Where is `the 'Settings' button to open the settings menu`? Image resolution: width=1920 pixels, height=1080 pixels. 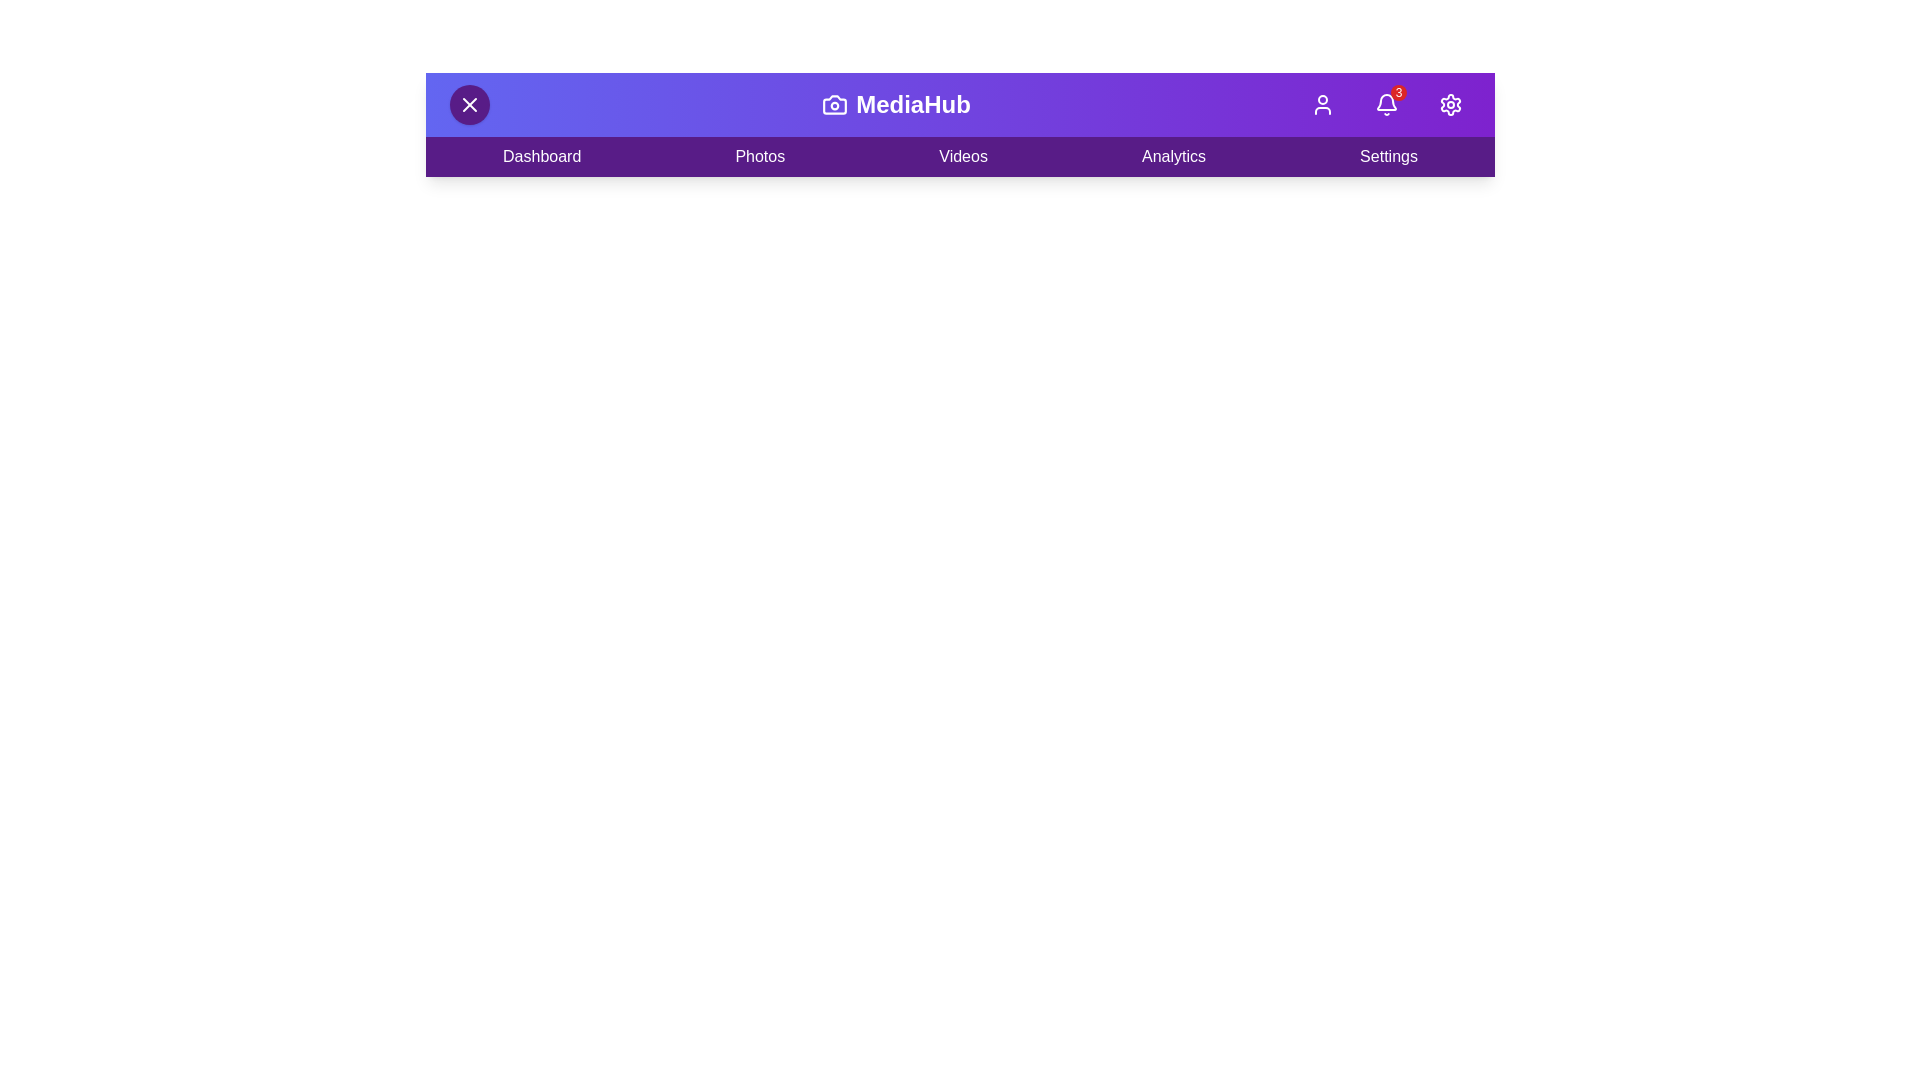 the 'Settings' button to open the settings menu is located at coordinates (1450, 104).